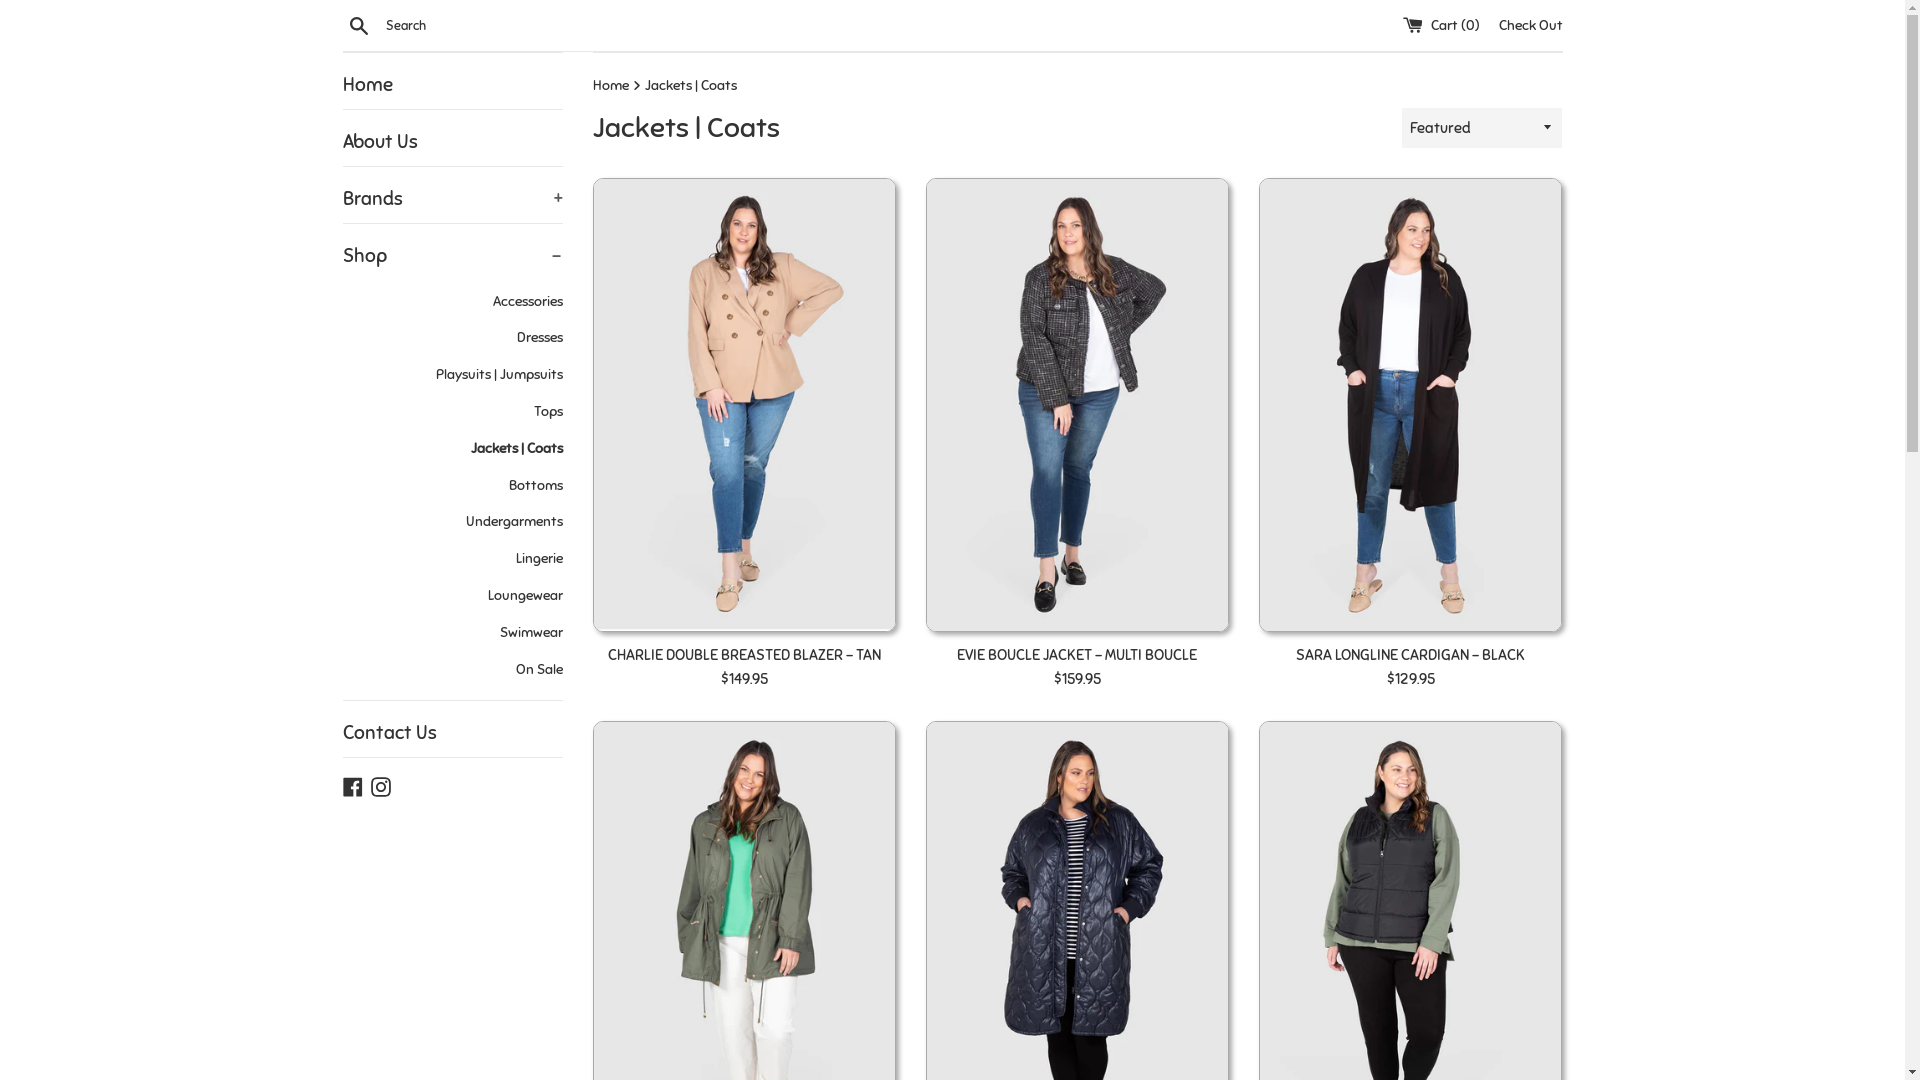  What do you see at coordinates (450, 375) in the screenshot?
I see `'Playsuits | Jumpsuits'` at bounding box center [450, 375].